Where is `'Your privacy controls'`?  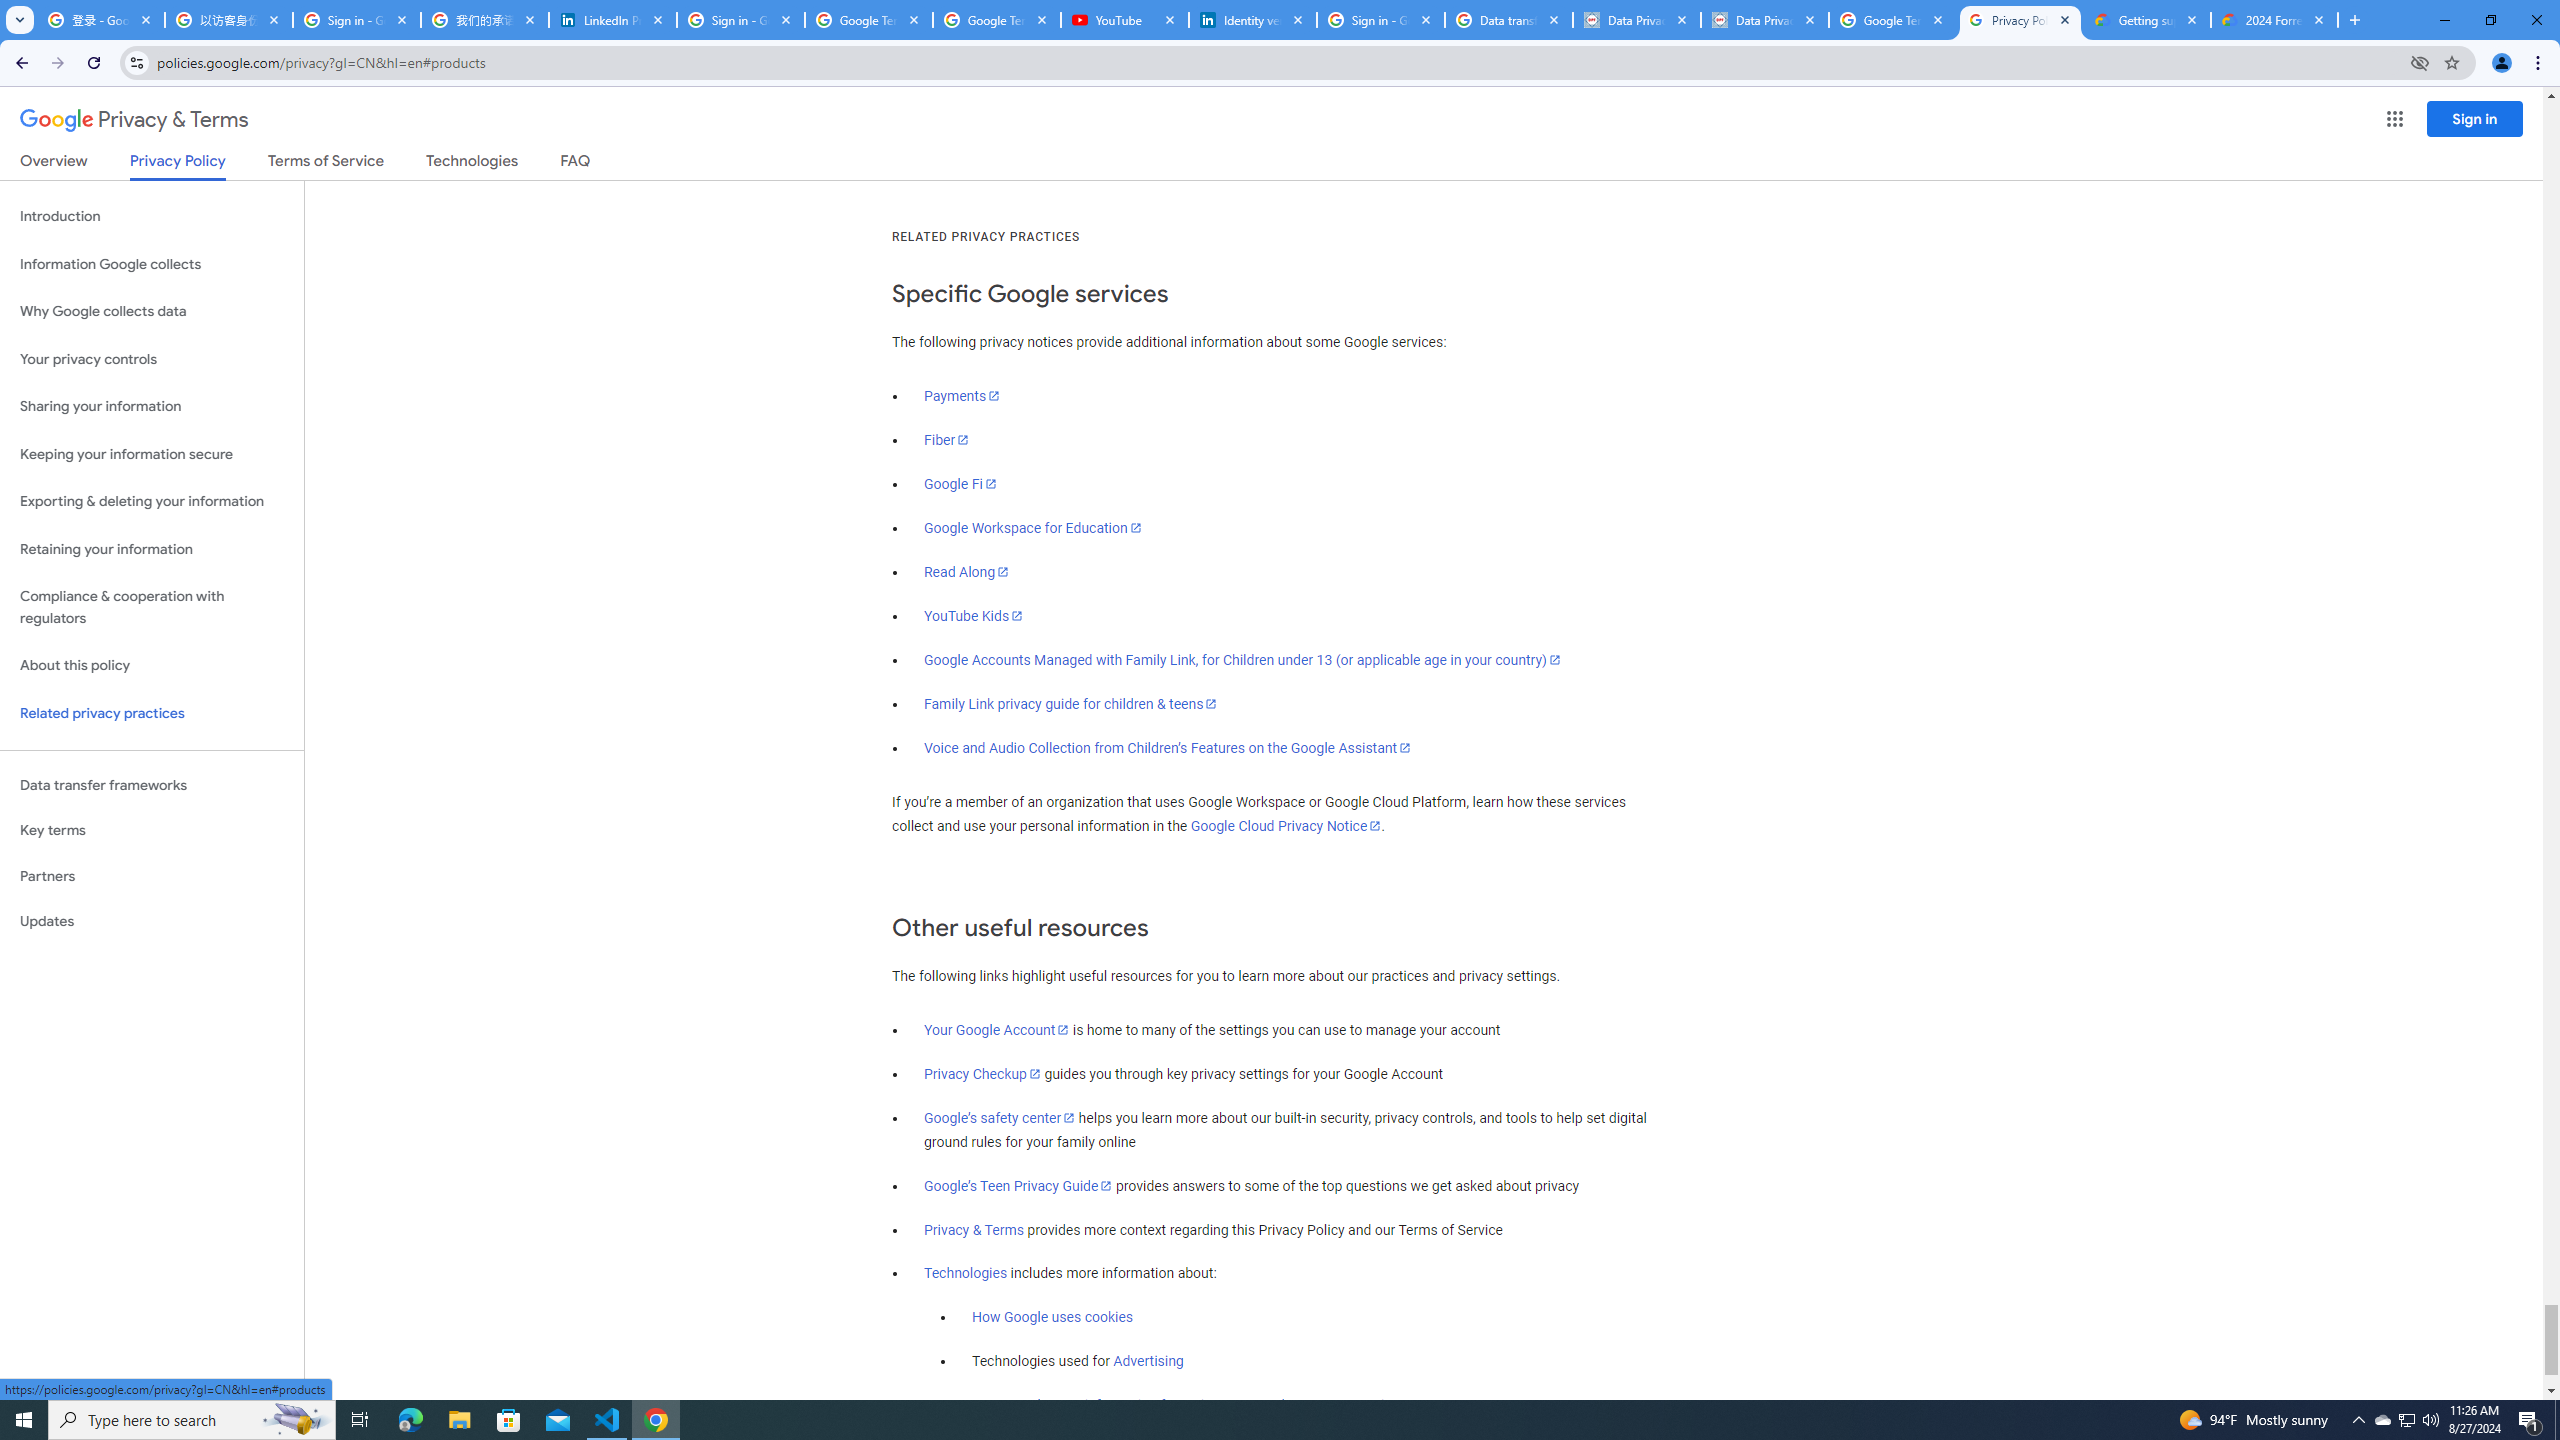 'Your privacy controls' is located at coordinates (151, 360).